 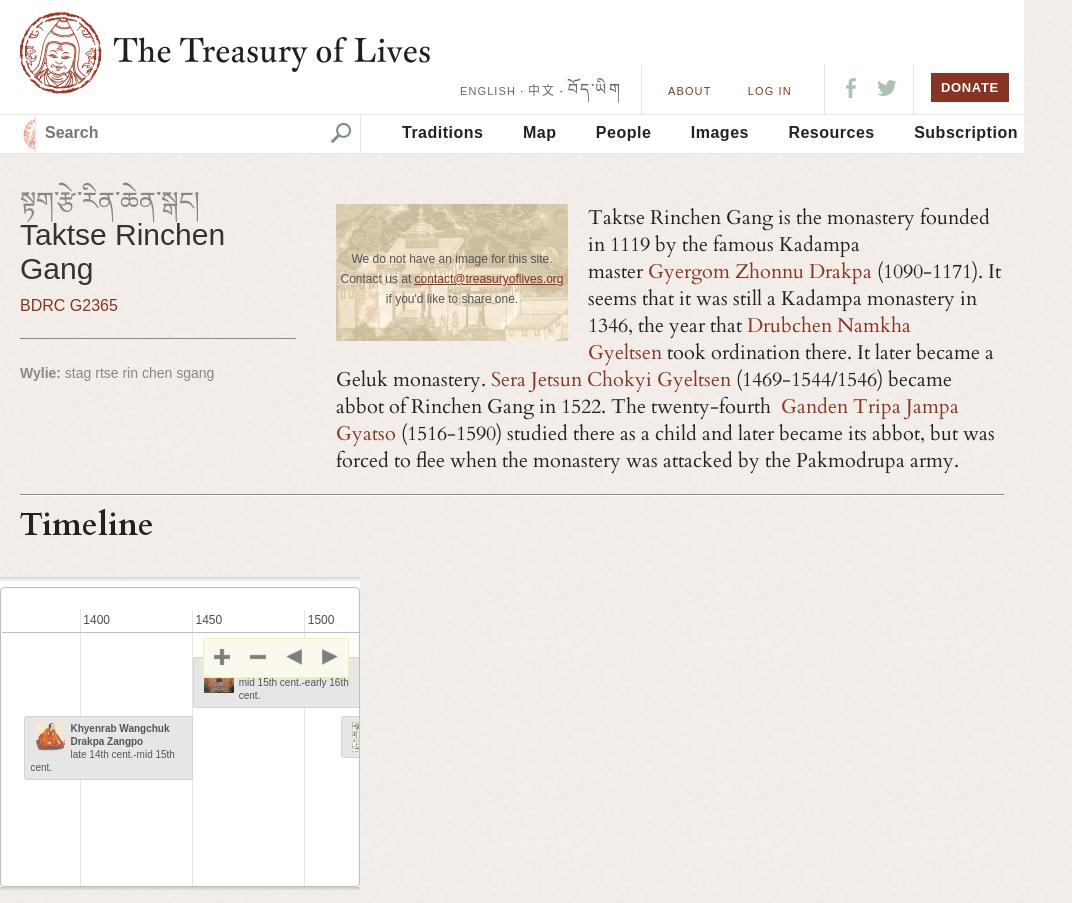 I want to click on 'About', so click(x=688, y=91).